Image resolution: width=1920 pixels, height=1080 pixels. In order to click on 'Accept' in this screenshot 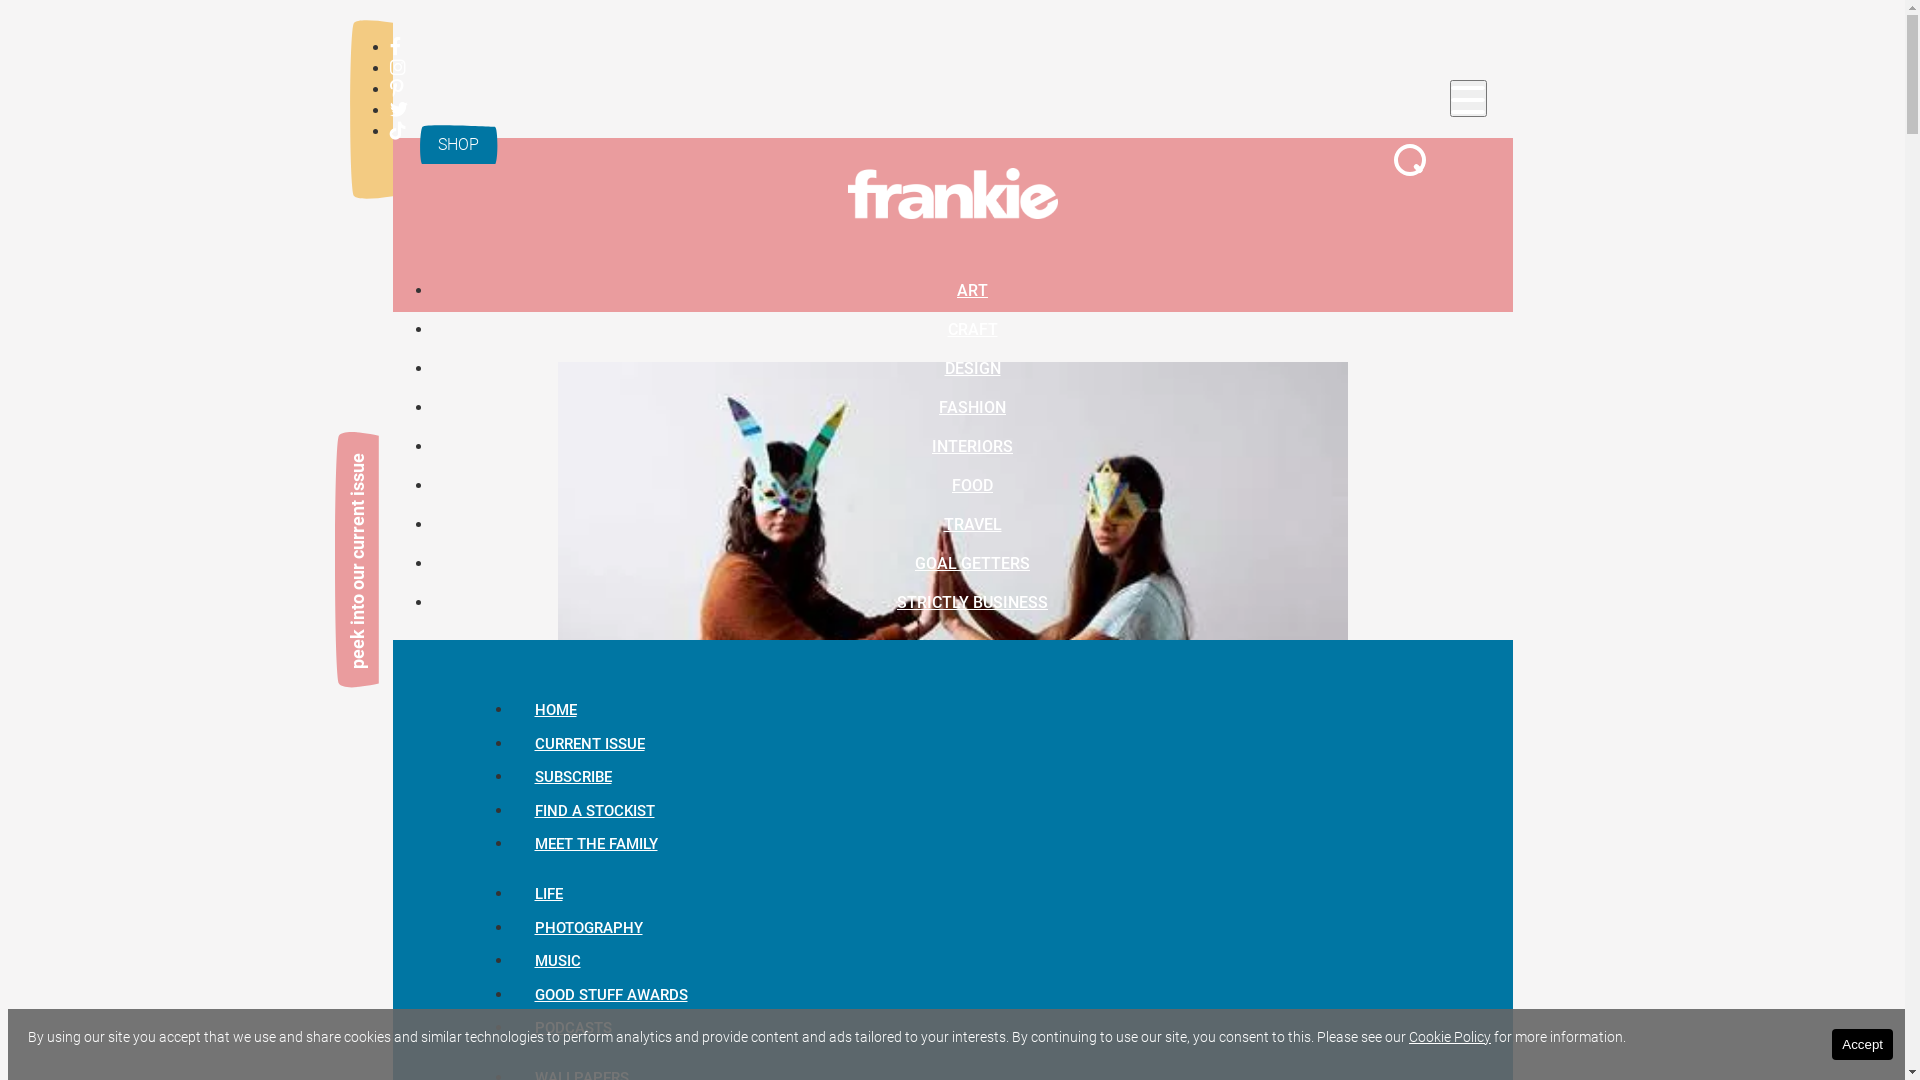, I will do `click(1861, 1043)`.